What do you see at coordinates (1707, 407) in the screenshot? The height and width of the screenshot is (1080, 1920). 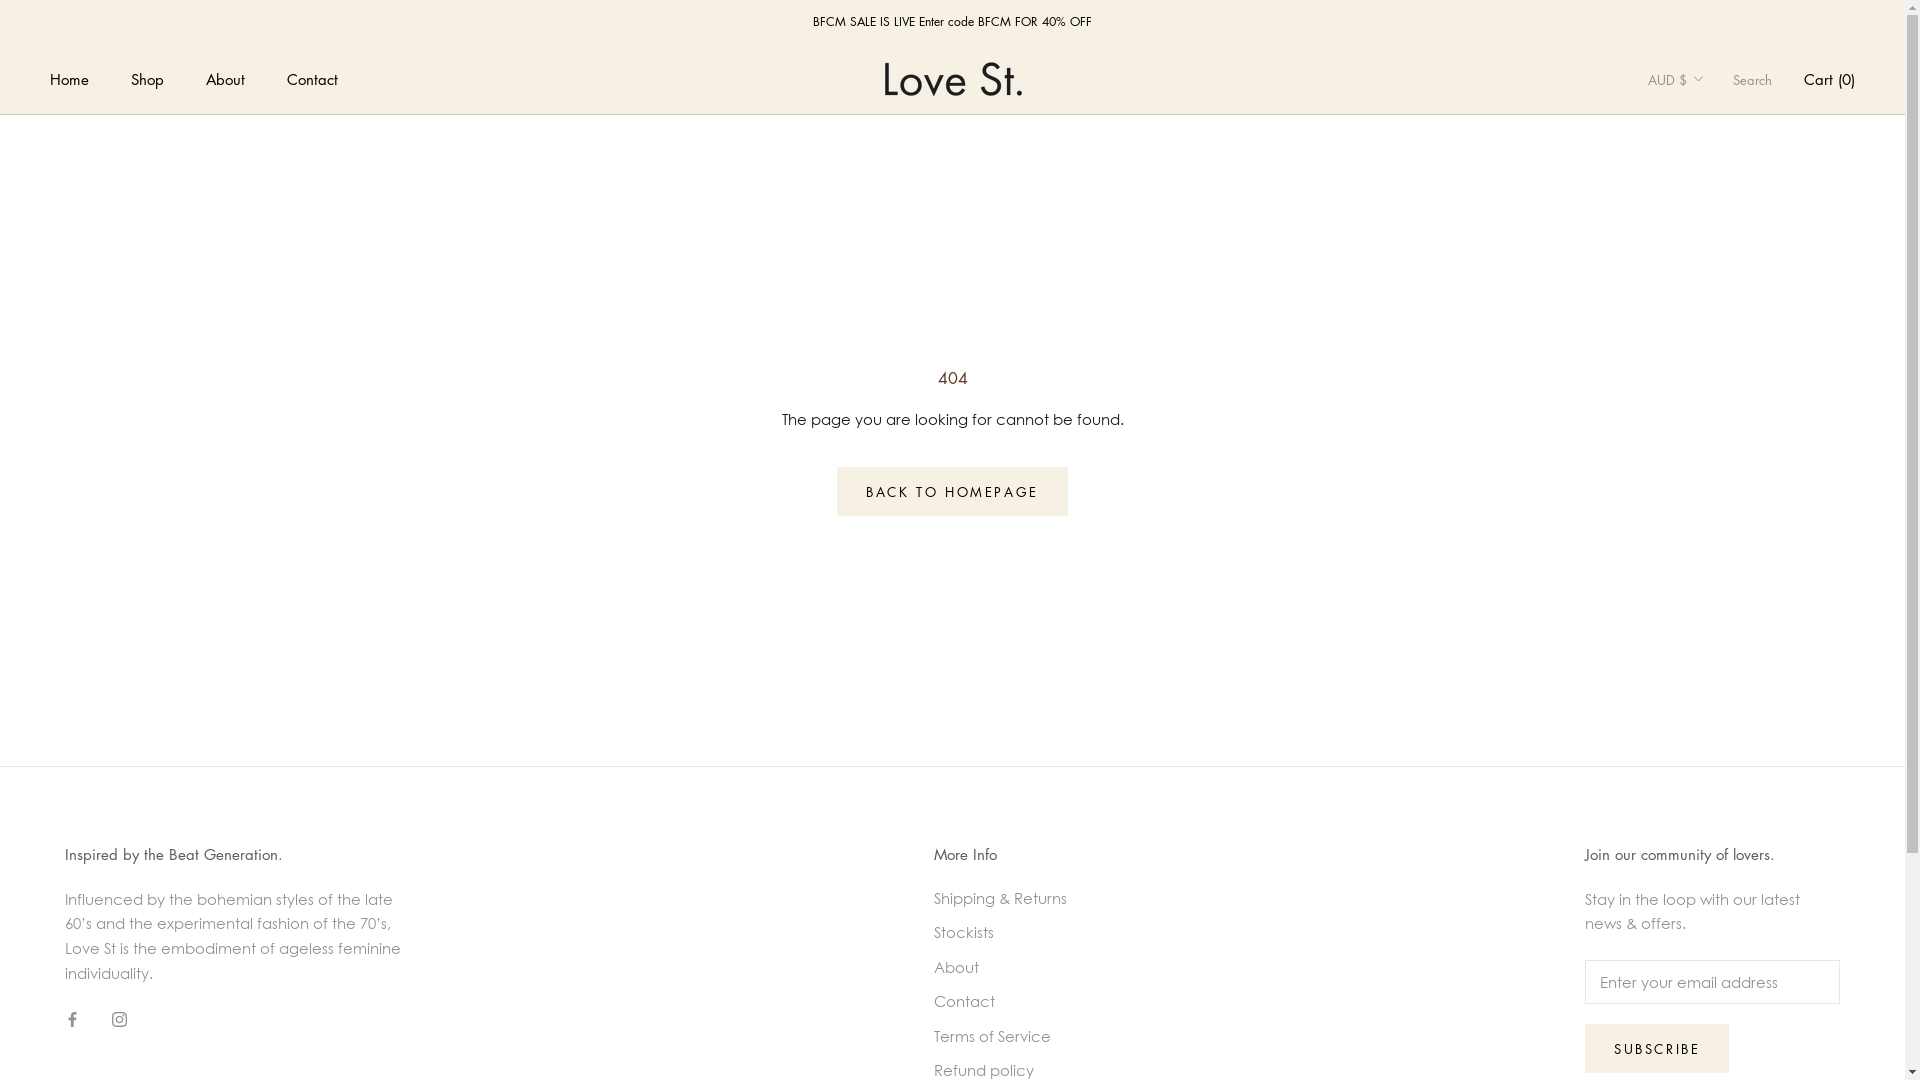 I see `'BBD'` at bounding box center [1707, 407].